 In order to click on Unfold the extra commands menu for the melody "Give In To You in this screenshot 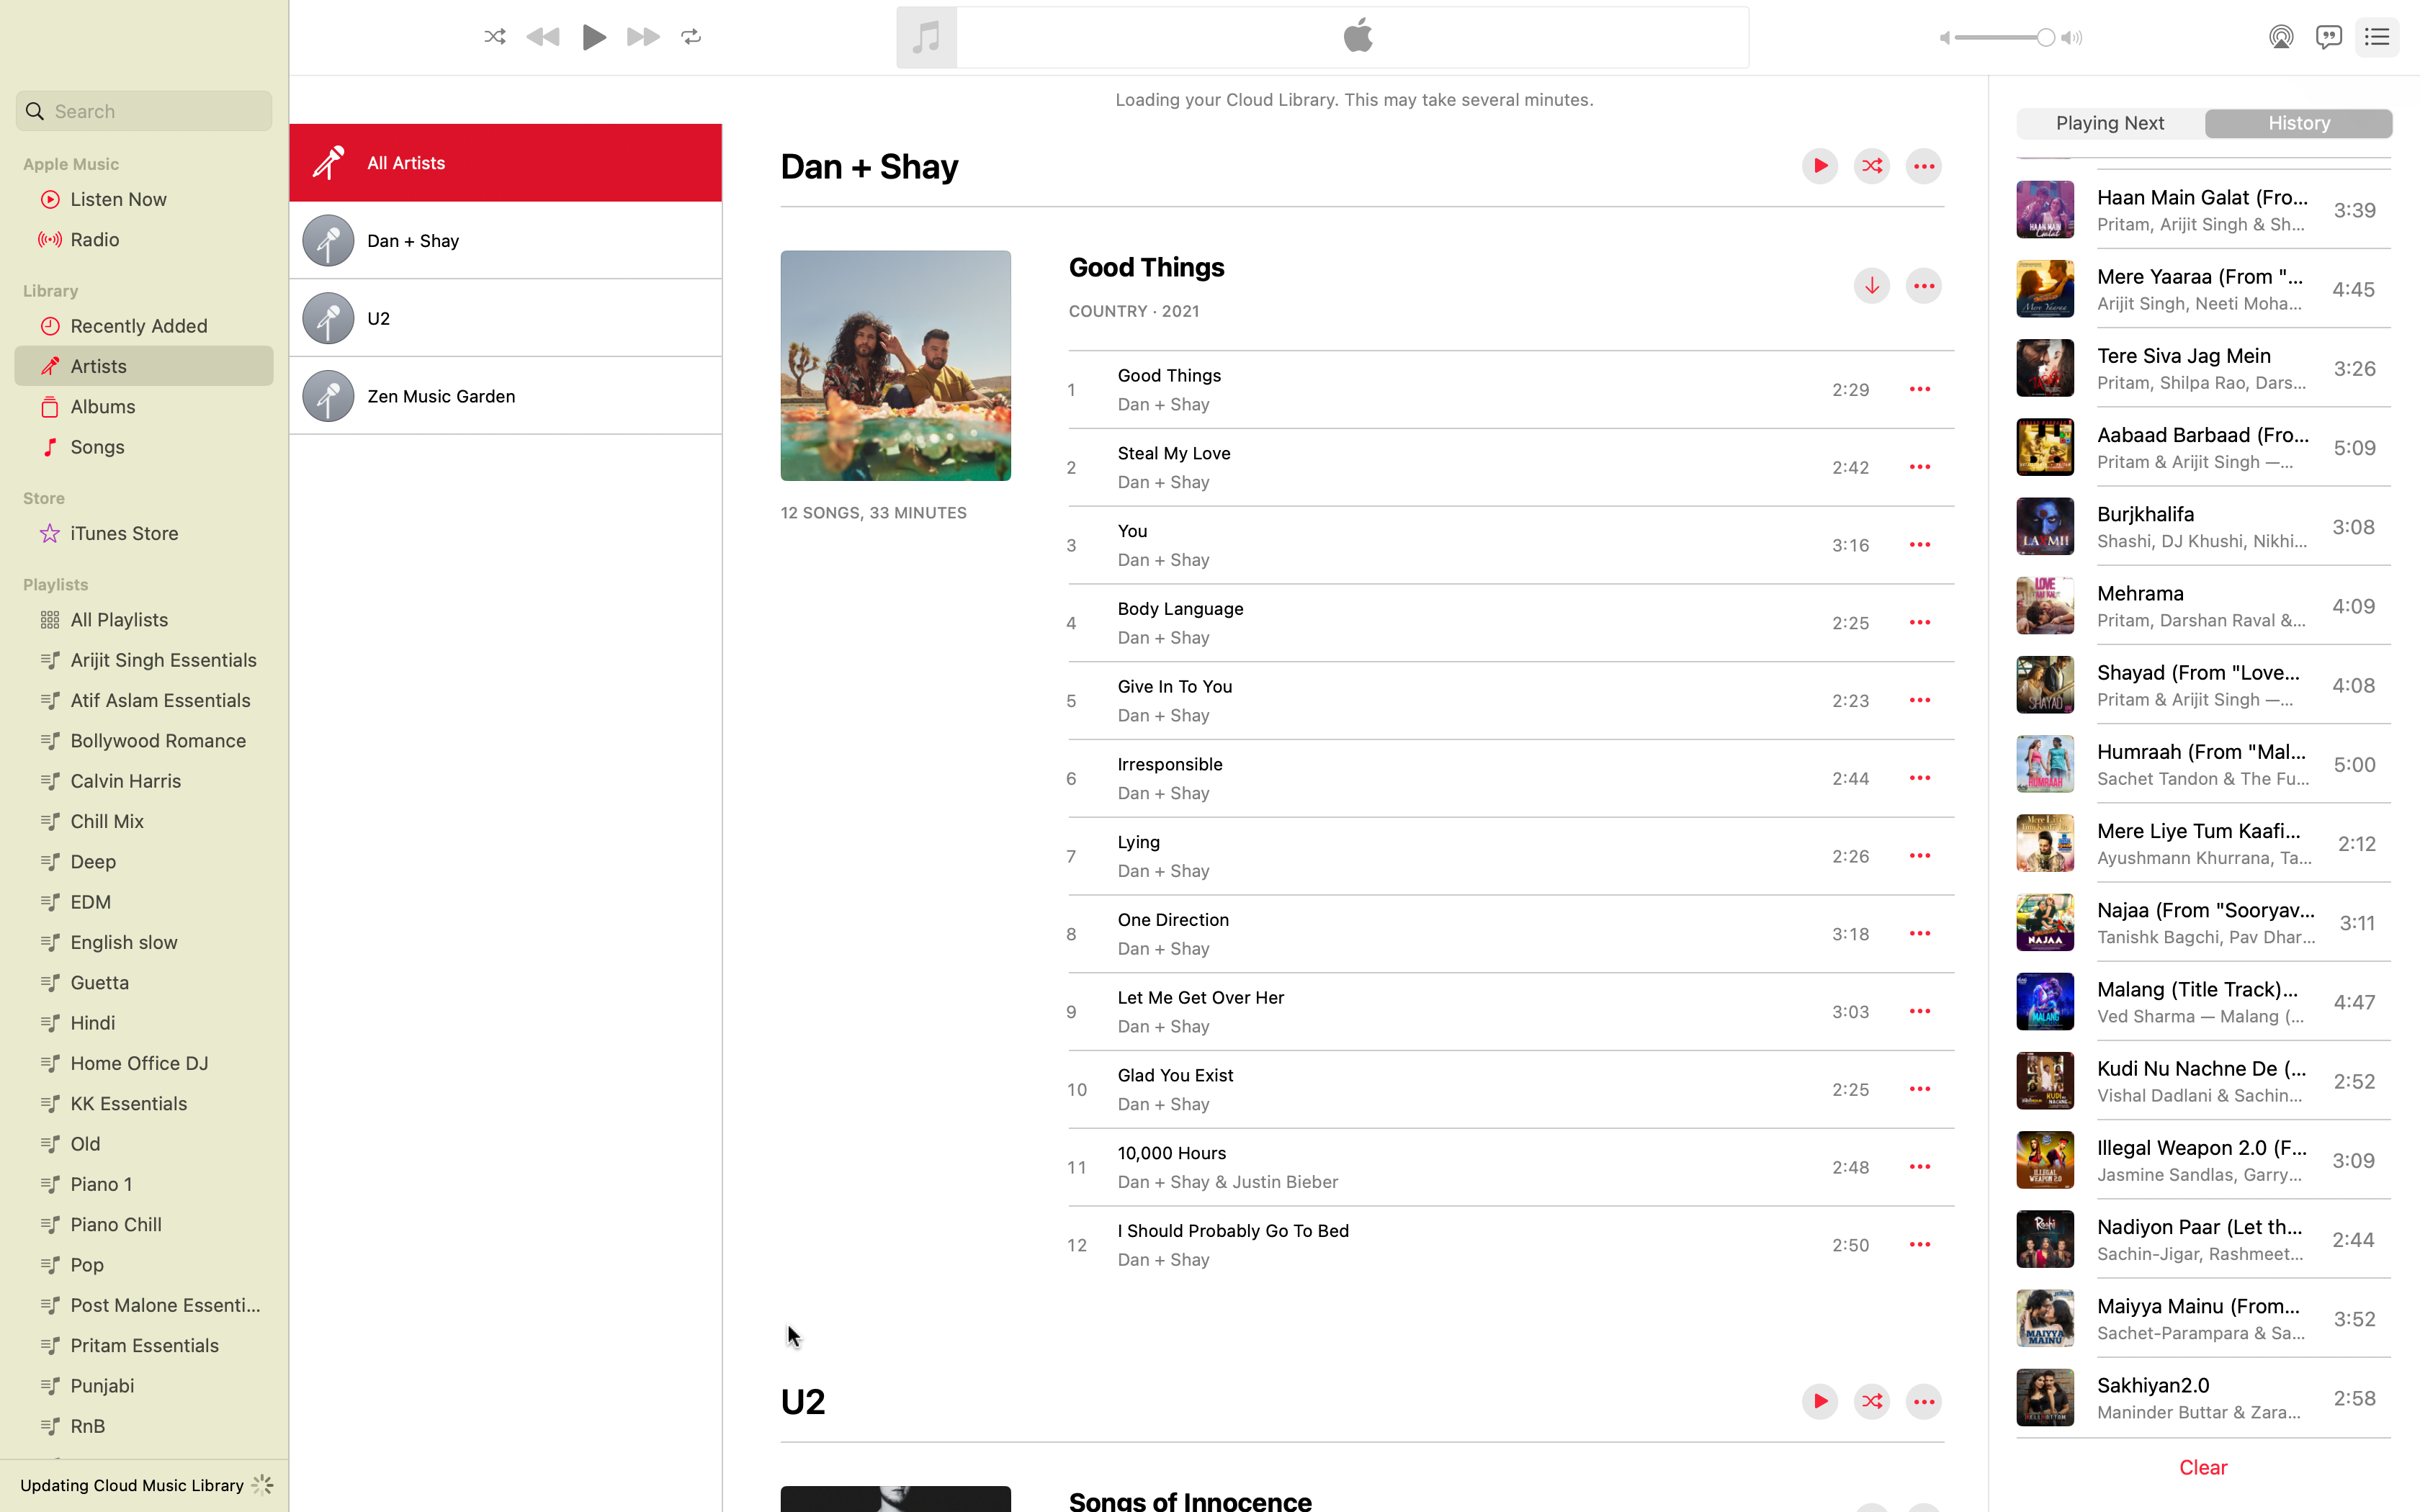, I will do `click(1920, 699)`.